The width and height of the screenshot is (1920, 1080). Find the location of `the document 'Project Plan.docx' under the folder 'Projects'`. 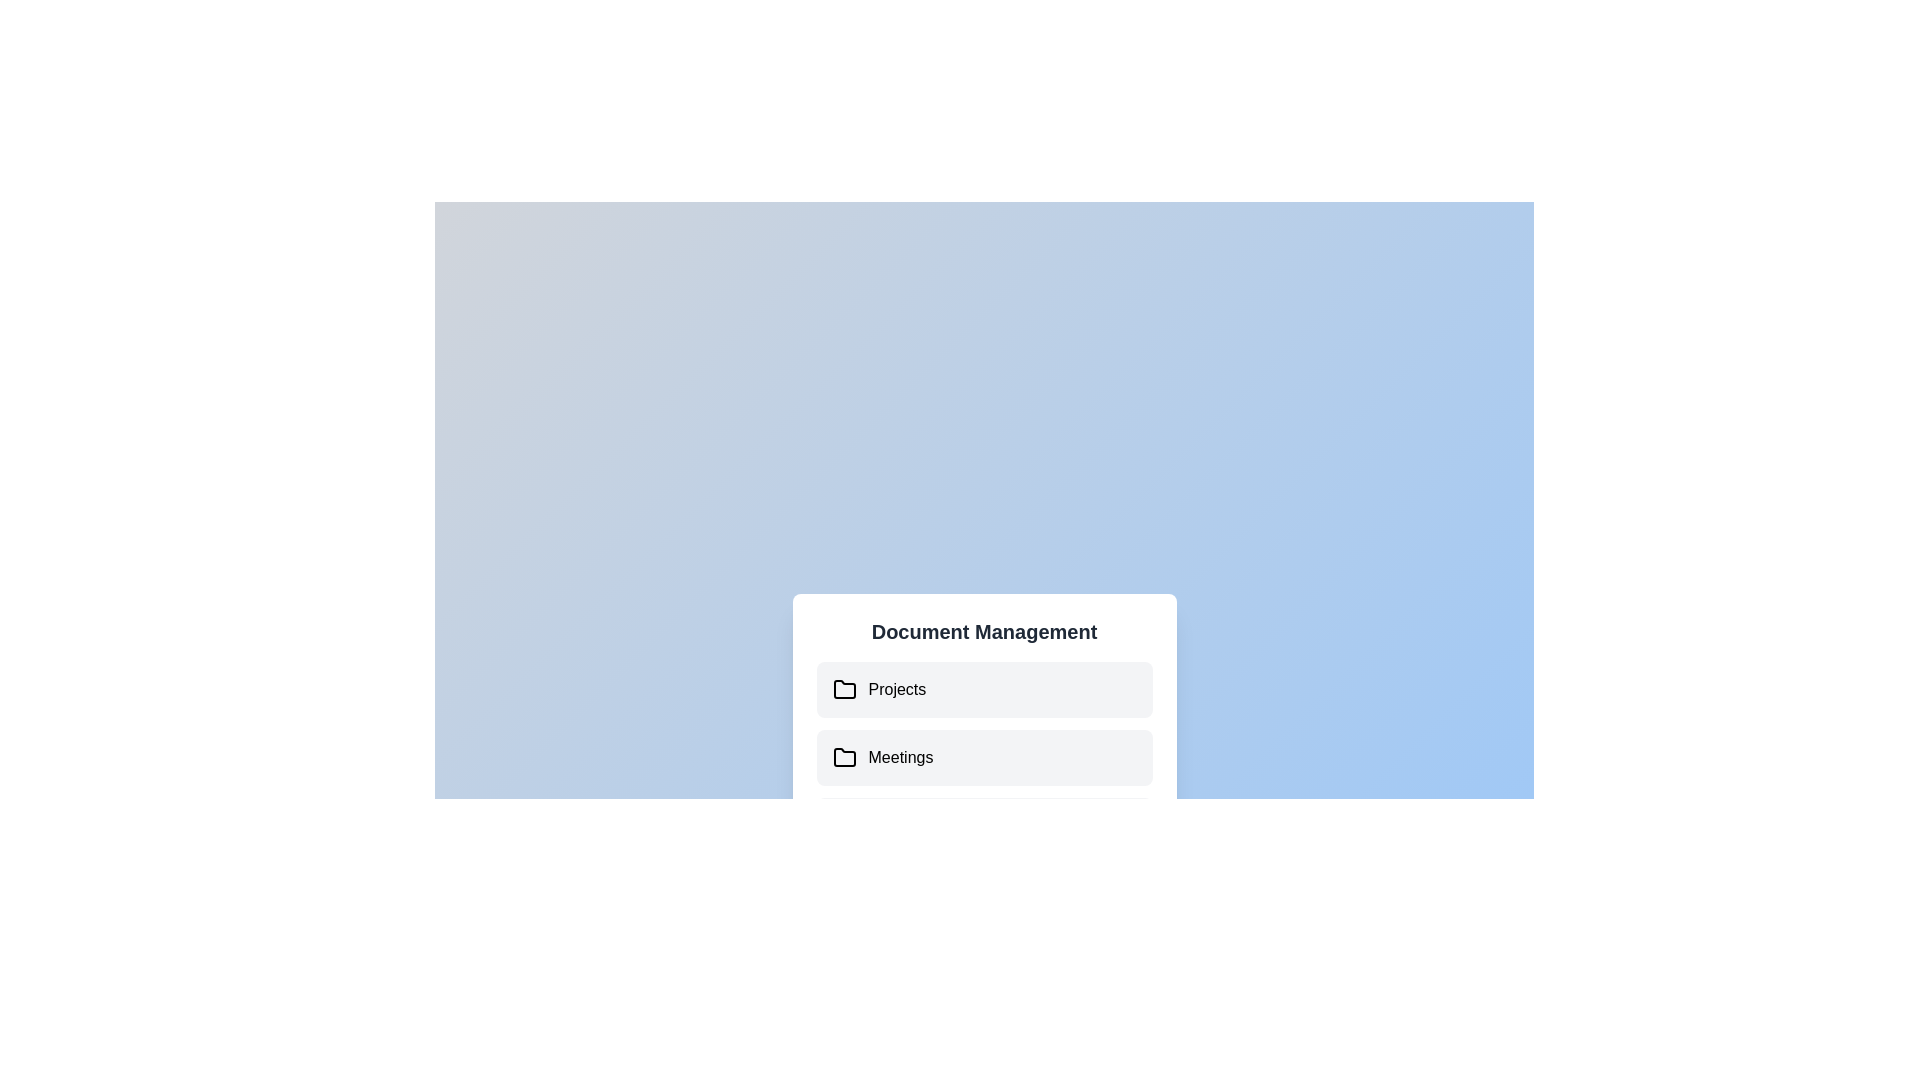

the document 'Project Plan.docx' under the folder 'Projects' is located at coordinates (984, 689).